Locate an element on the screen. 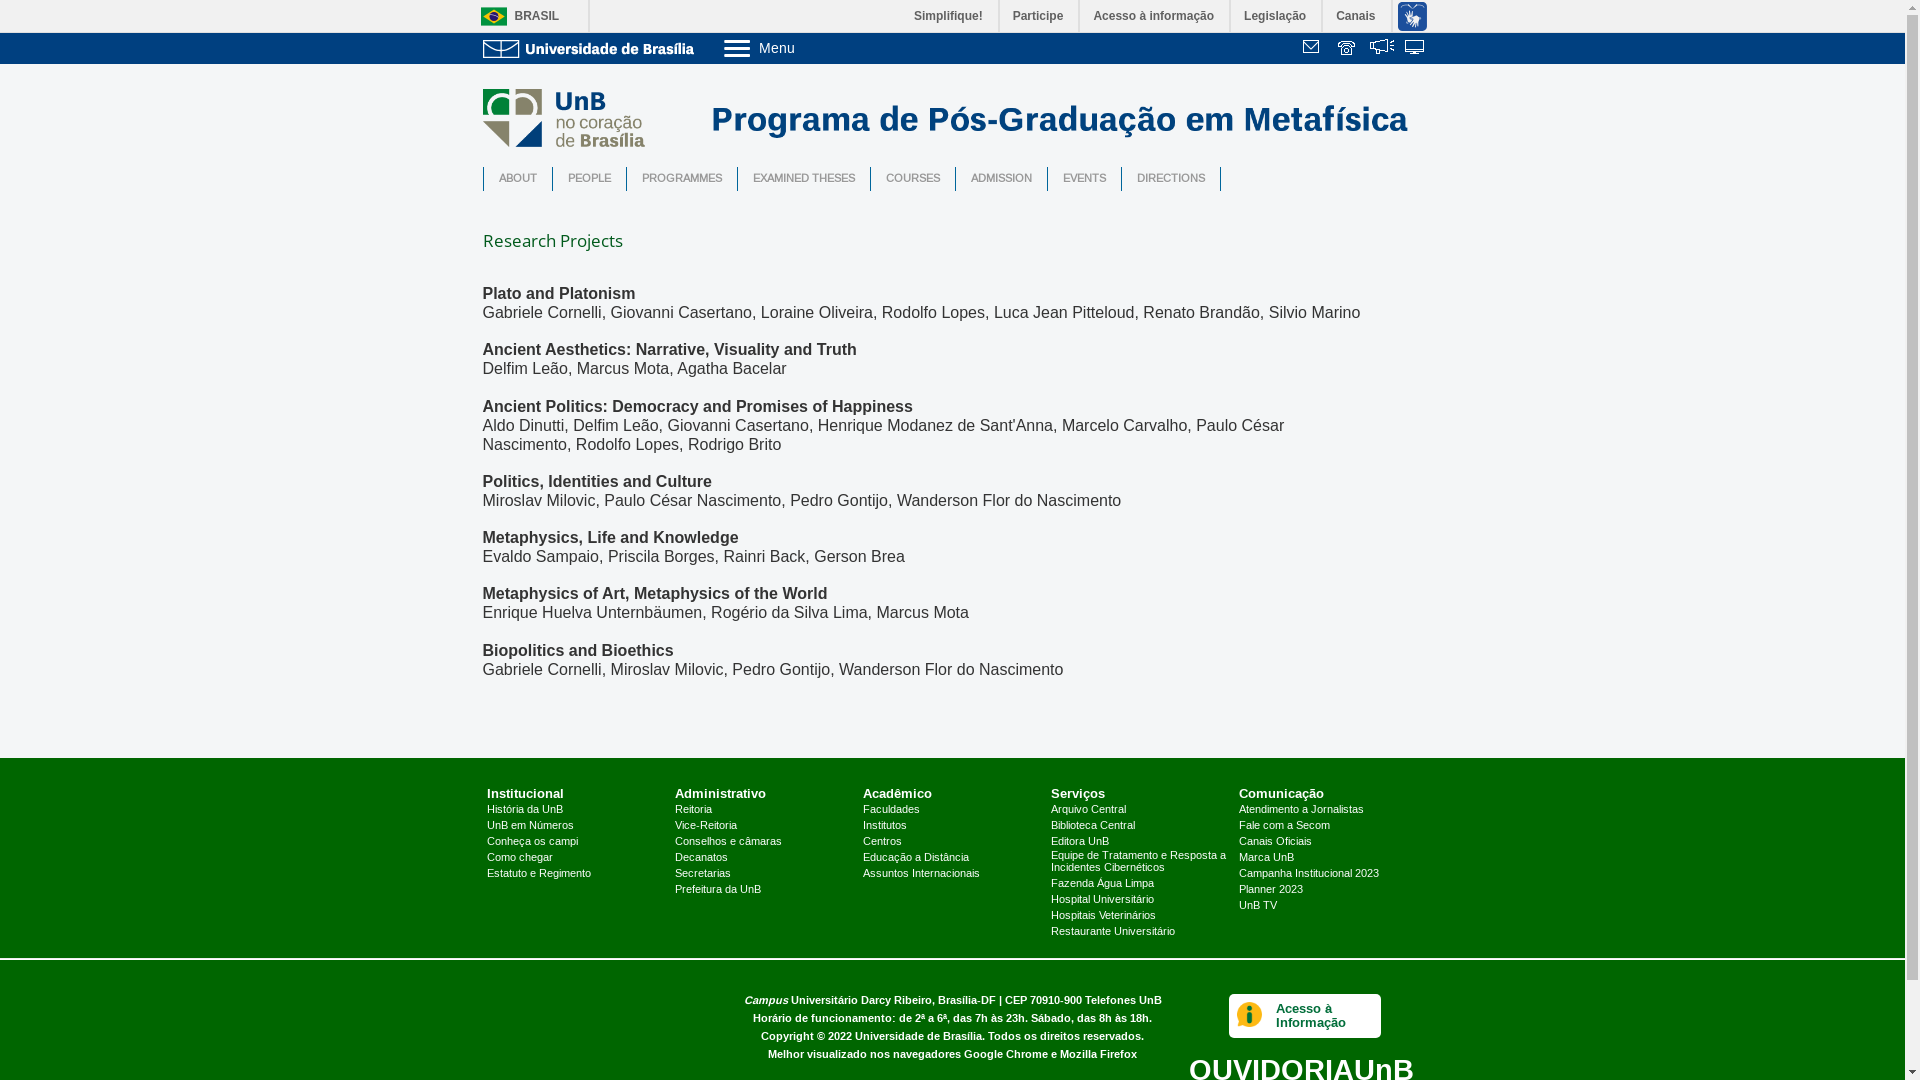 This screenshot has height=1080, width=1920. 'Planner 2023' is located at coordinates (1270, 889).